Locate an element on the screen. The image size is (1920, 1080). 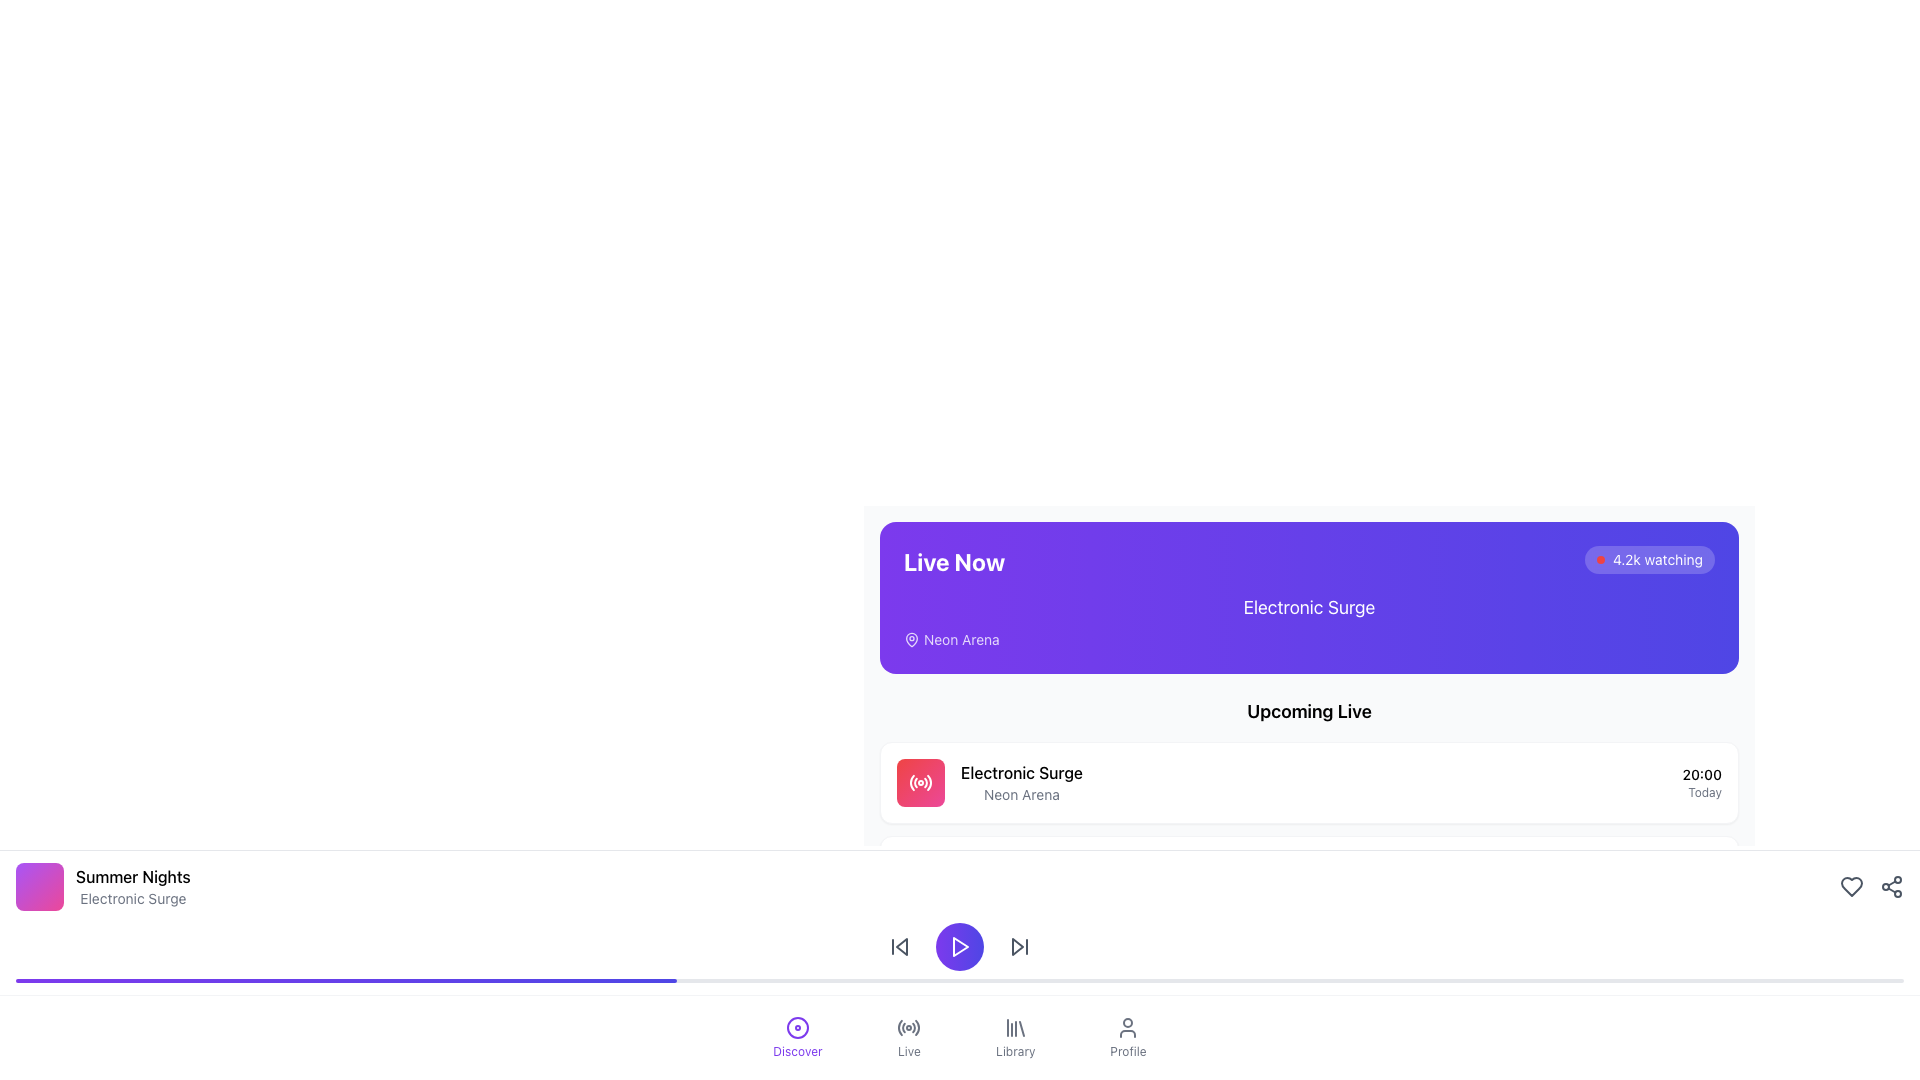
the static rectangle element with rounded corners located at the center of the button-like component in the bottom control section is located at coordinates (920, 877).